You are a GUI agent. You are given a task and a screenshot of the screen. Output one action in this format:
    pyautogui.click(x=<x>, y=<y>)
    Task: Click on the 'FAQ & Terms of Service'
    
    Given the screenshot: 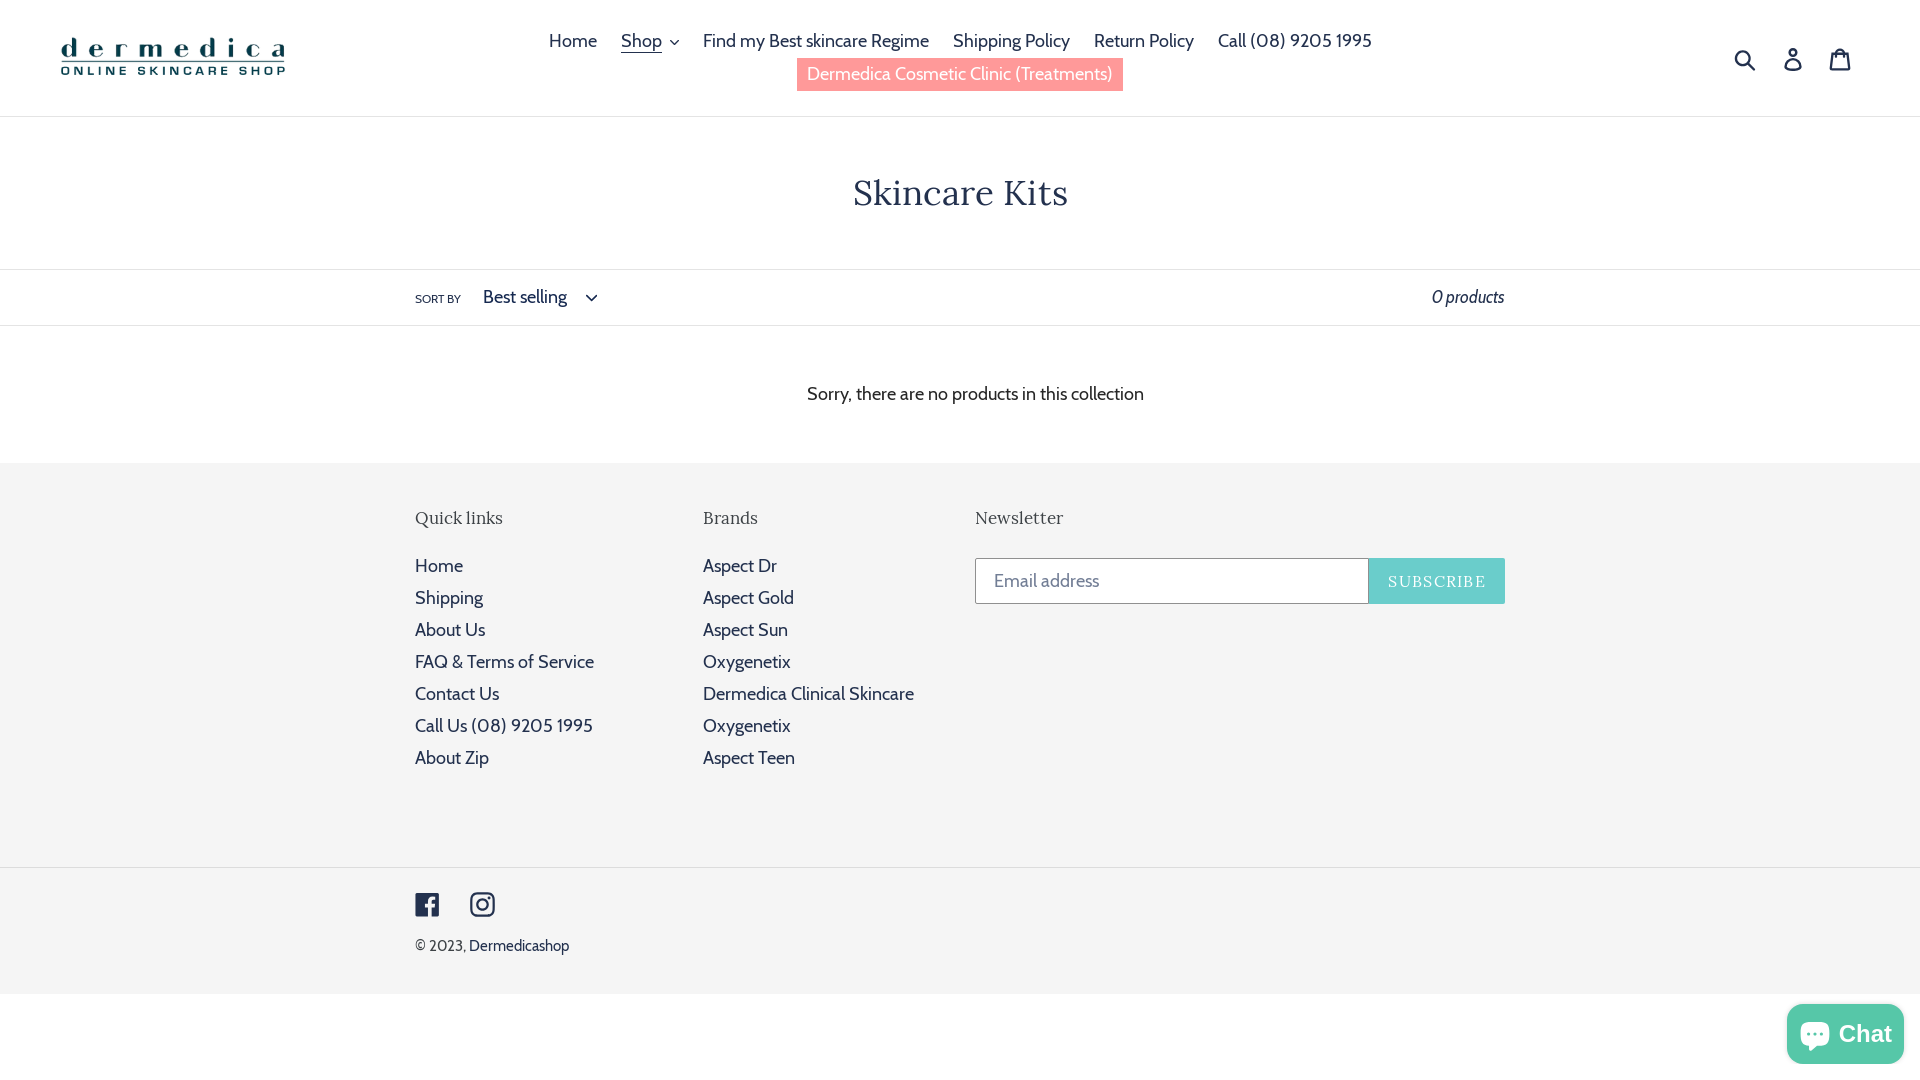 What is the action you would take?
    pyautogui.click(x=504, y=662)
    